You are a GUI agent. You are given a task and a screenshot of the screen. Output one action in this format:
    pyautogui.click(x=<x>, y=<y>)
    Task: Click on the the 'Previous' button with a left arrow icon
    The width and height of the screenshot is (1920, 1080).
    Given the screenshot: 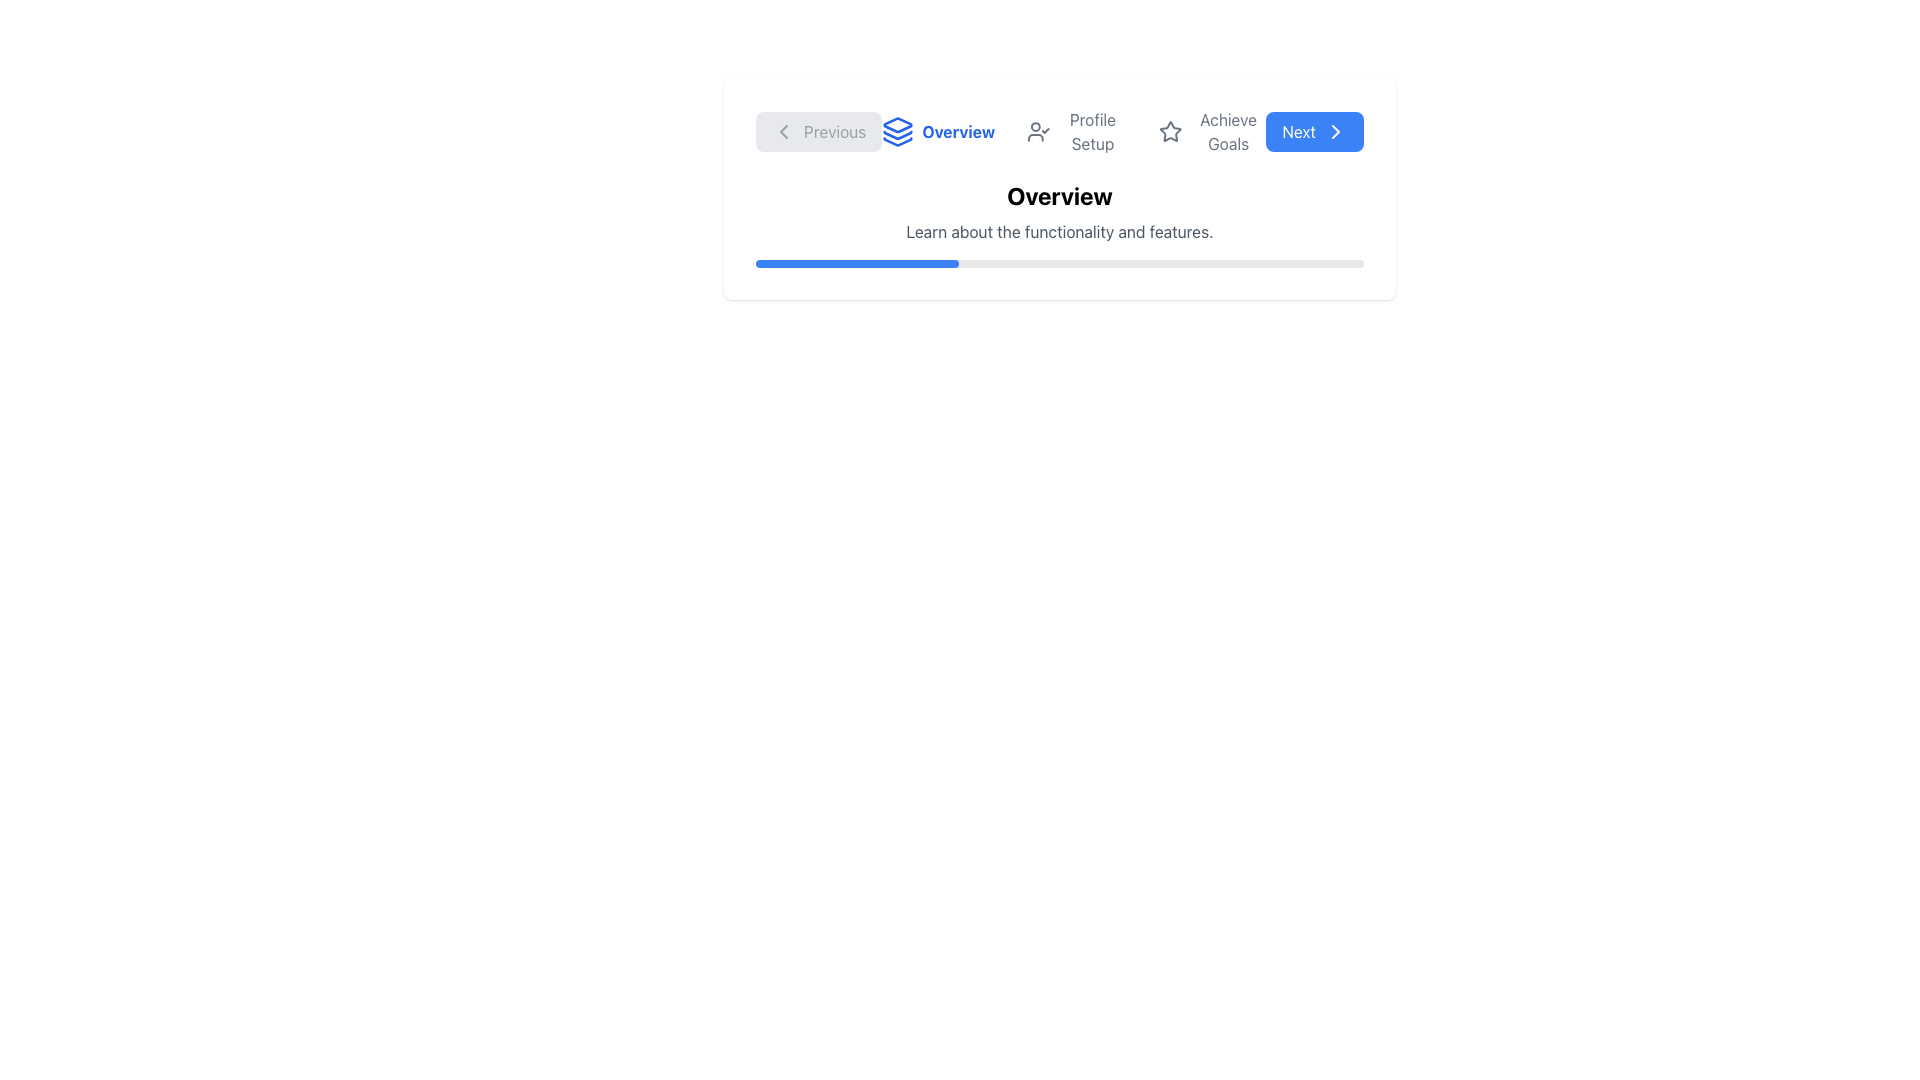 What is the action you would take?
    pyautogui.click(x=819, y=131)
    